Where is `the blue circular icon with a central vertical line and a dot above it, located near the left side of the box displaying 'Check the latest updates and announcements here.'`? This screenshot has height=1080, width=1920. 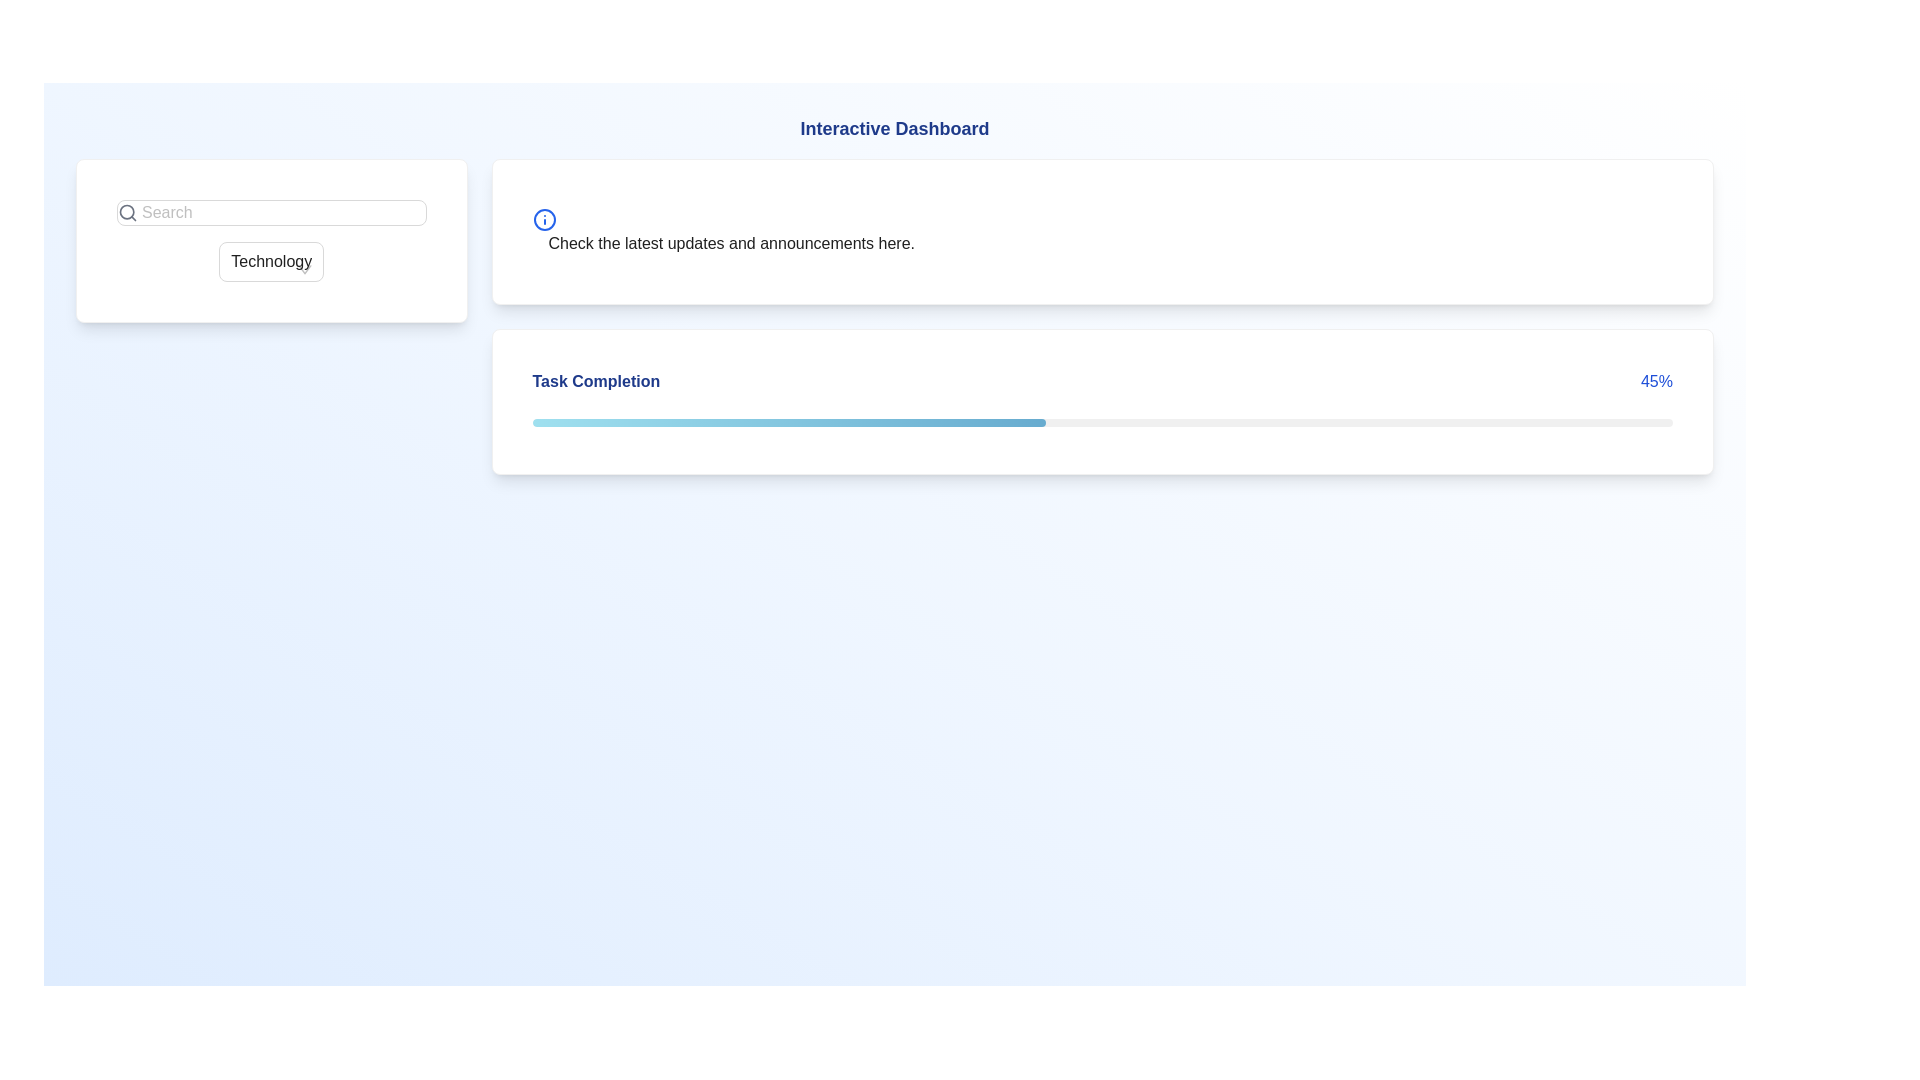
the blue circular icon with a central vertical line and a dot above it, located near the left side of the box displaying 'Check the latest updates and announcements here.' is located at coordinates (544, 219).